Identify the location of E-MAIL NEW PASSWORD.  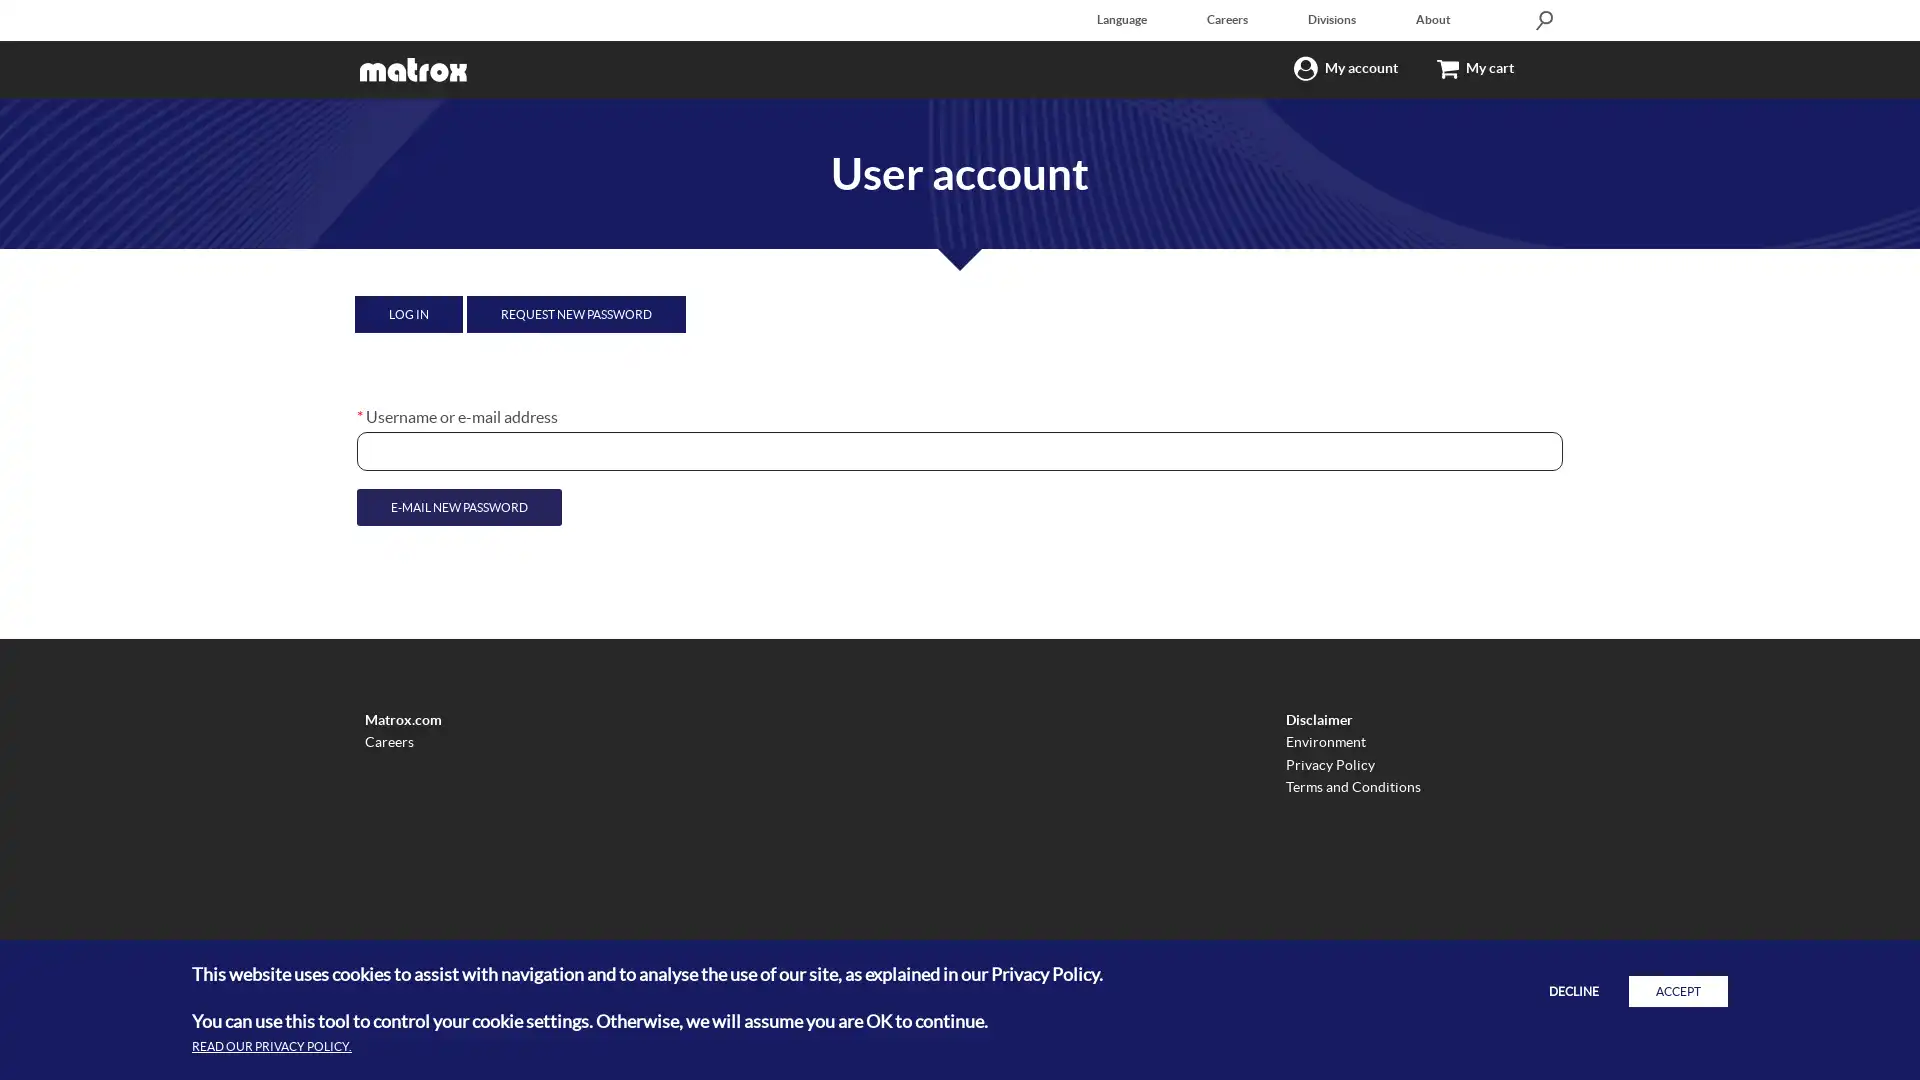
(457, 506).